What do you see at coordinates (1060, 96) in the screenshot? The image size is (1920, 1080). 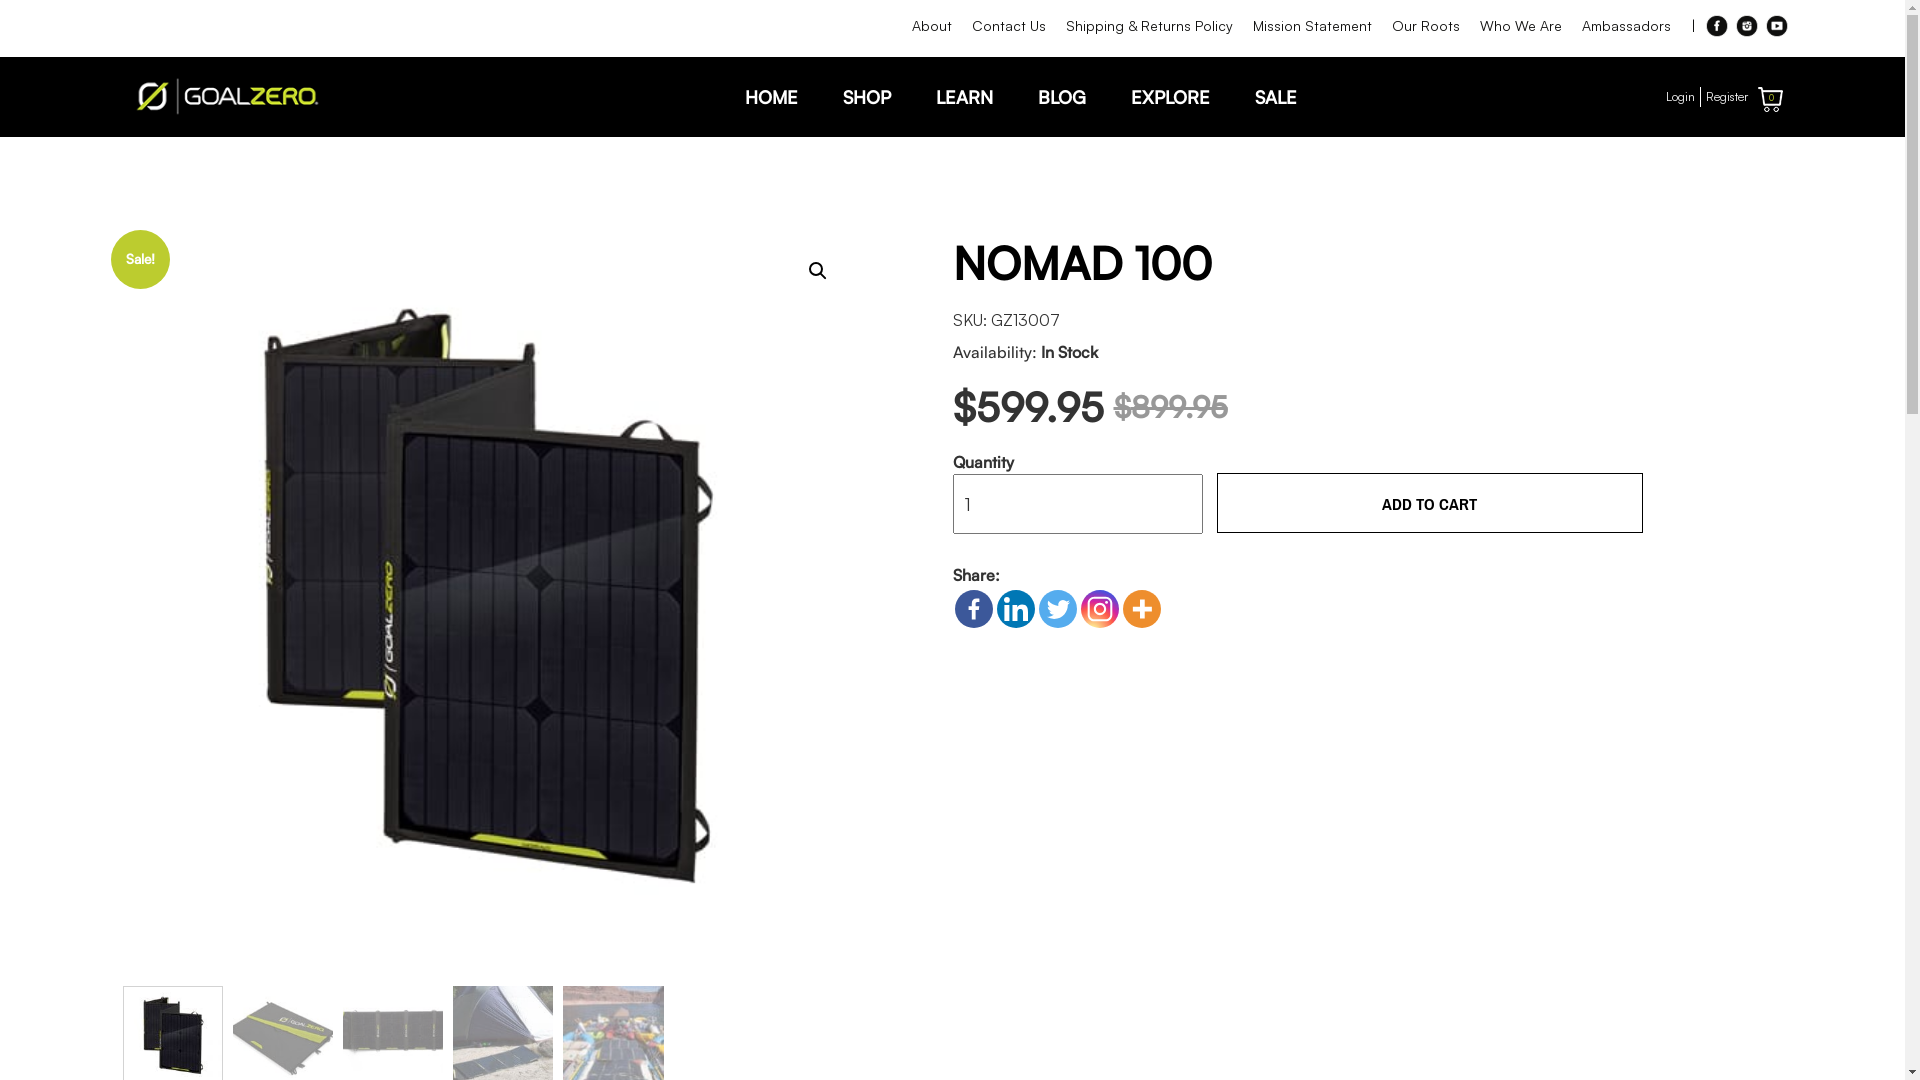 I see `'BLOG'` at bounding box center [1060, 96].